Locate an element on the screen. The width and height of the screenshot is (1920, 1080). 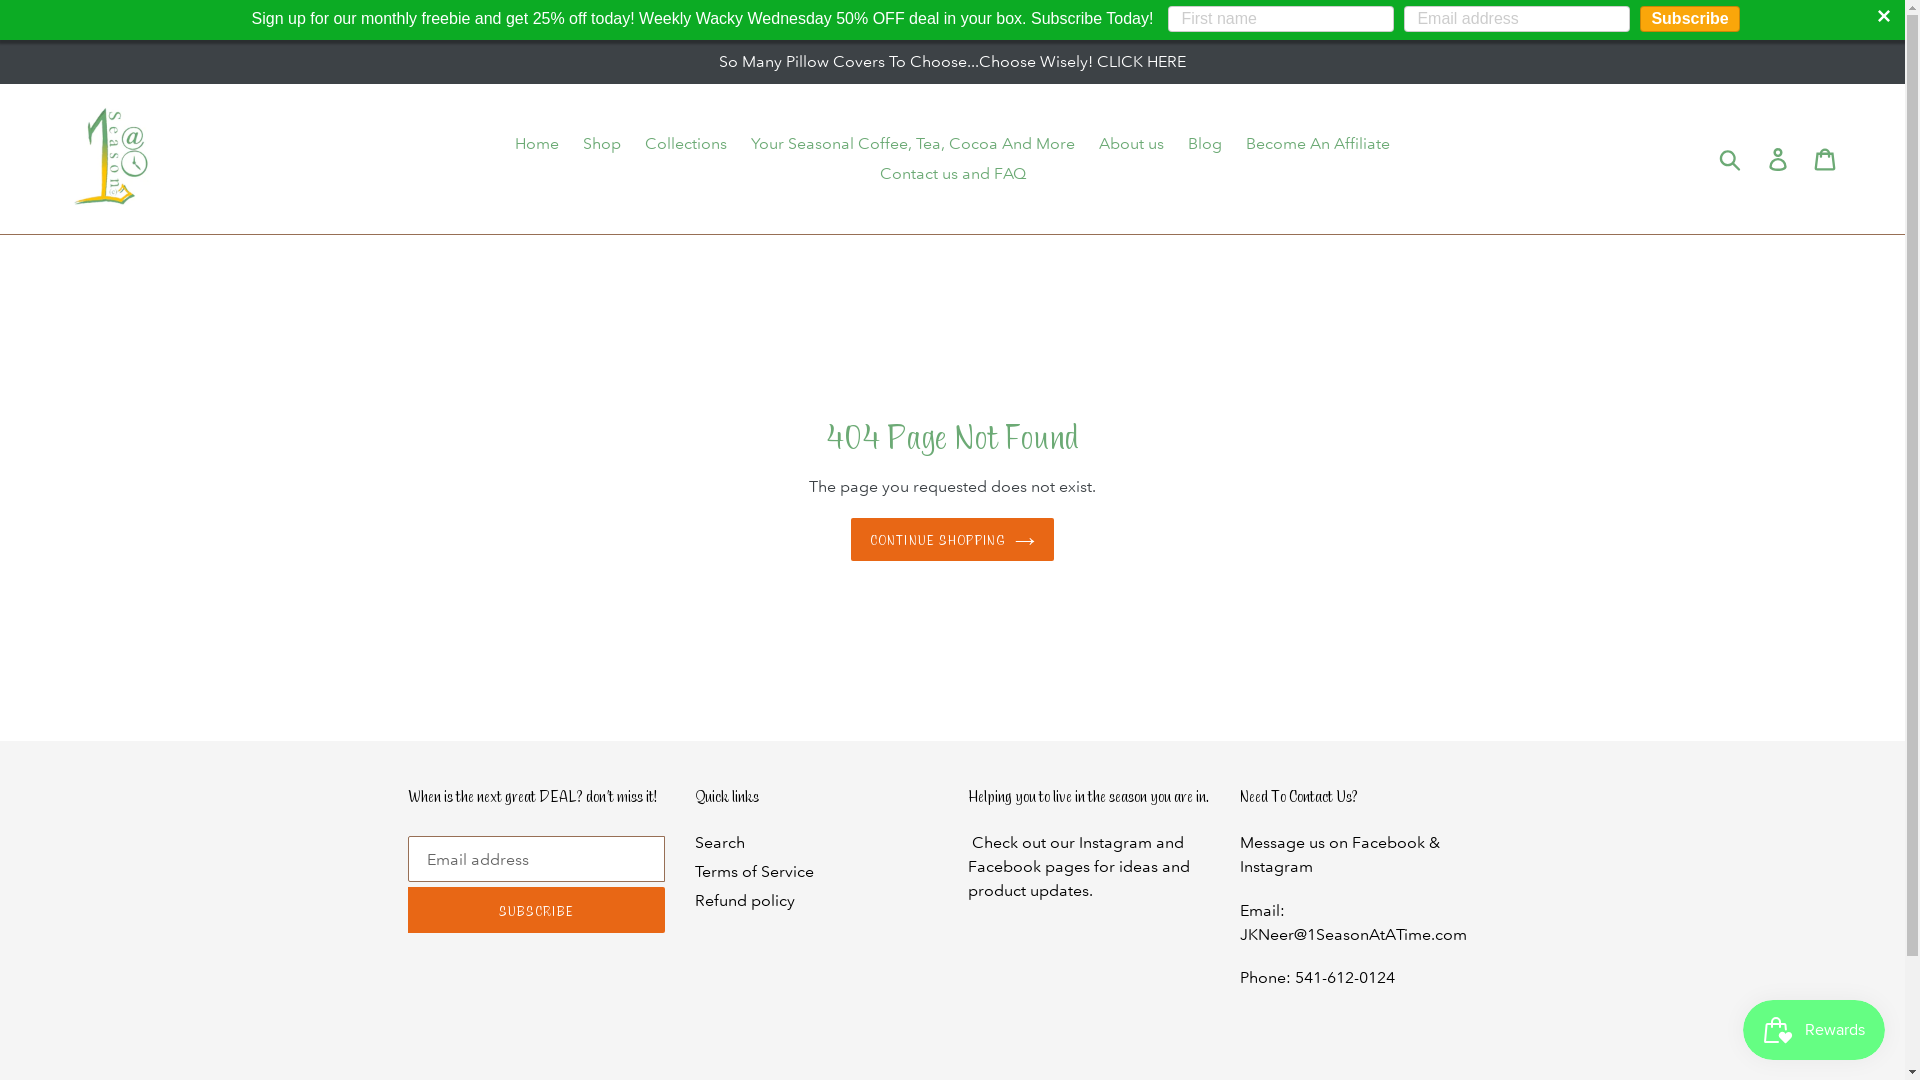
'Contact us and FAQ' is located at coordinates (952, 172).